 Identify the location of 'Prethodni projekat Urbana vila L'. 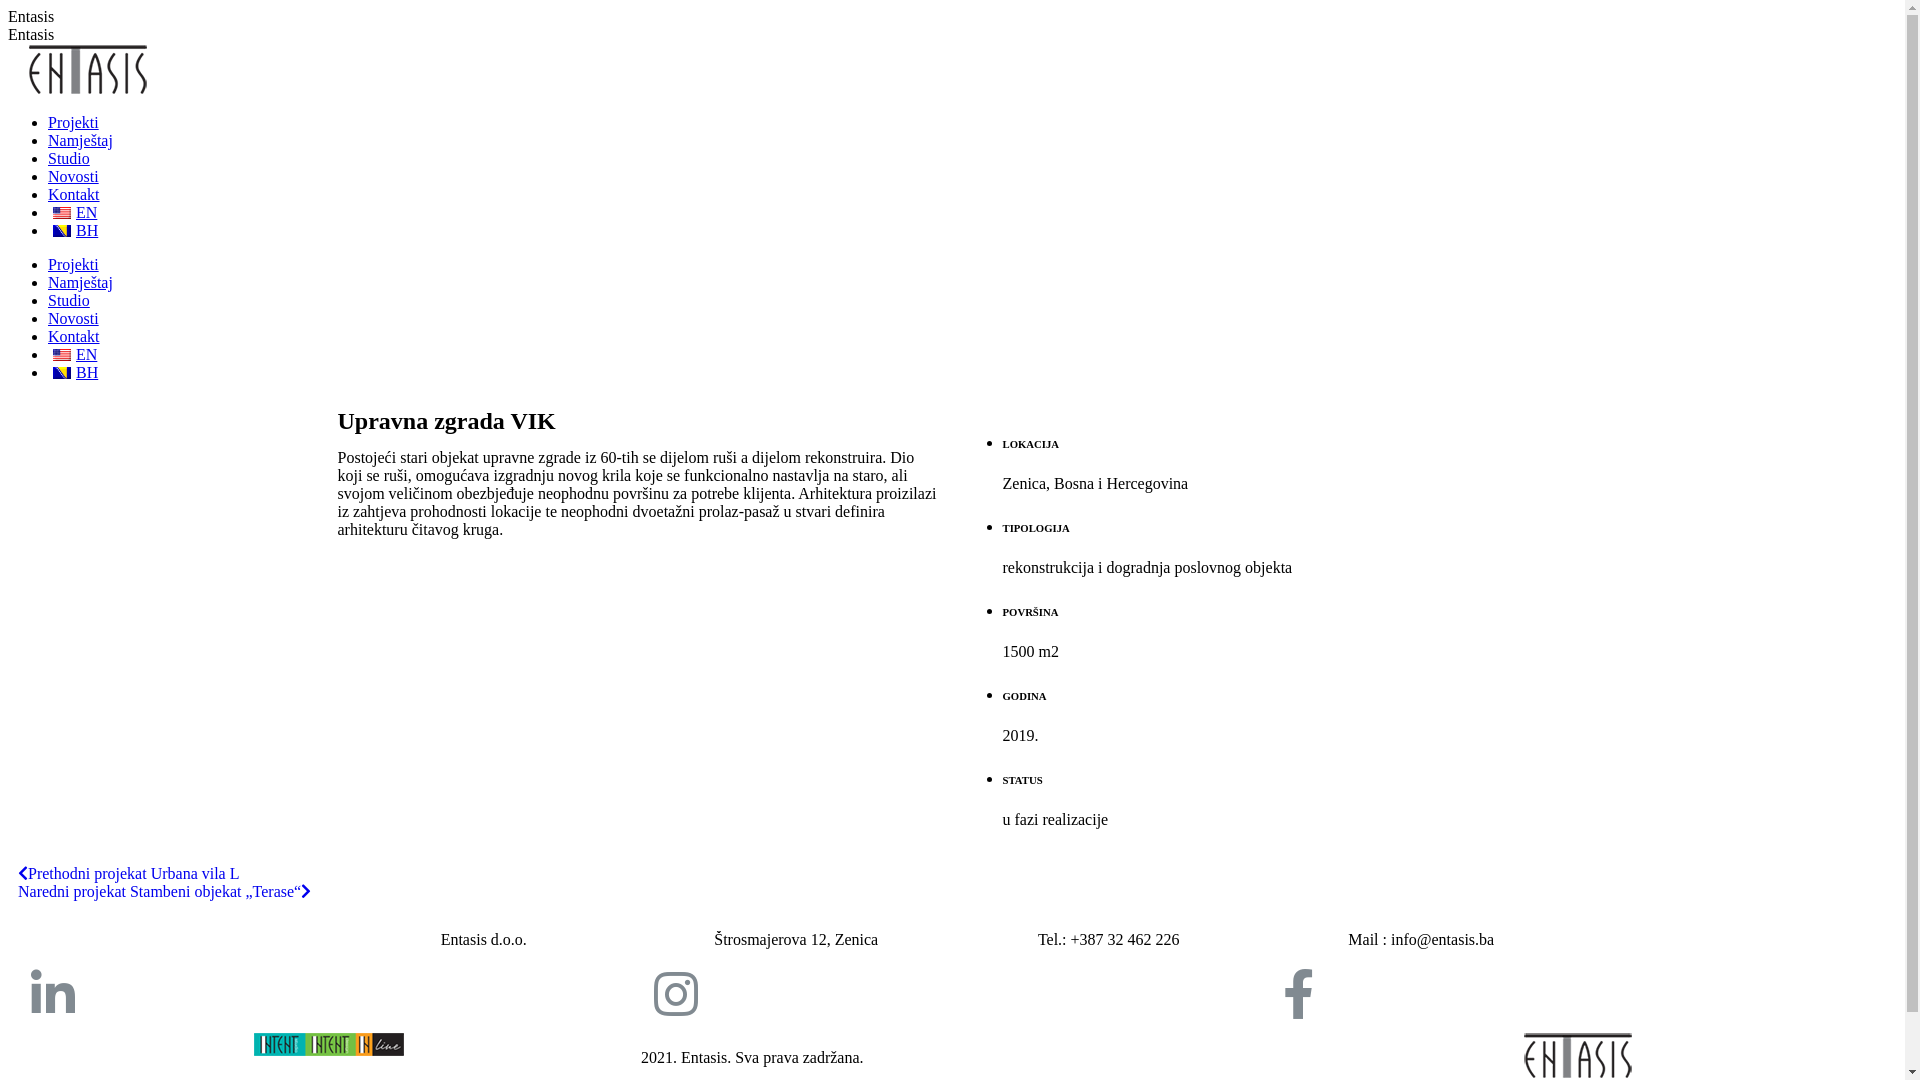
(128, 872).